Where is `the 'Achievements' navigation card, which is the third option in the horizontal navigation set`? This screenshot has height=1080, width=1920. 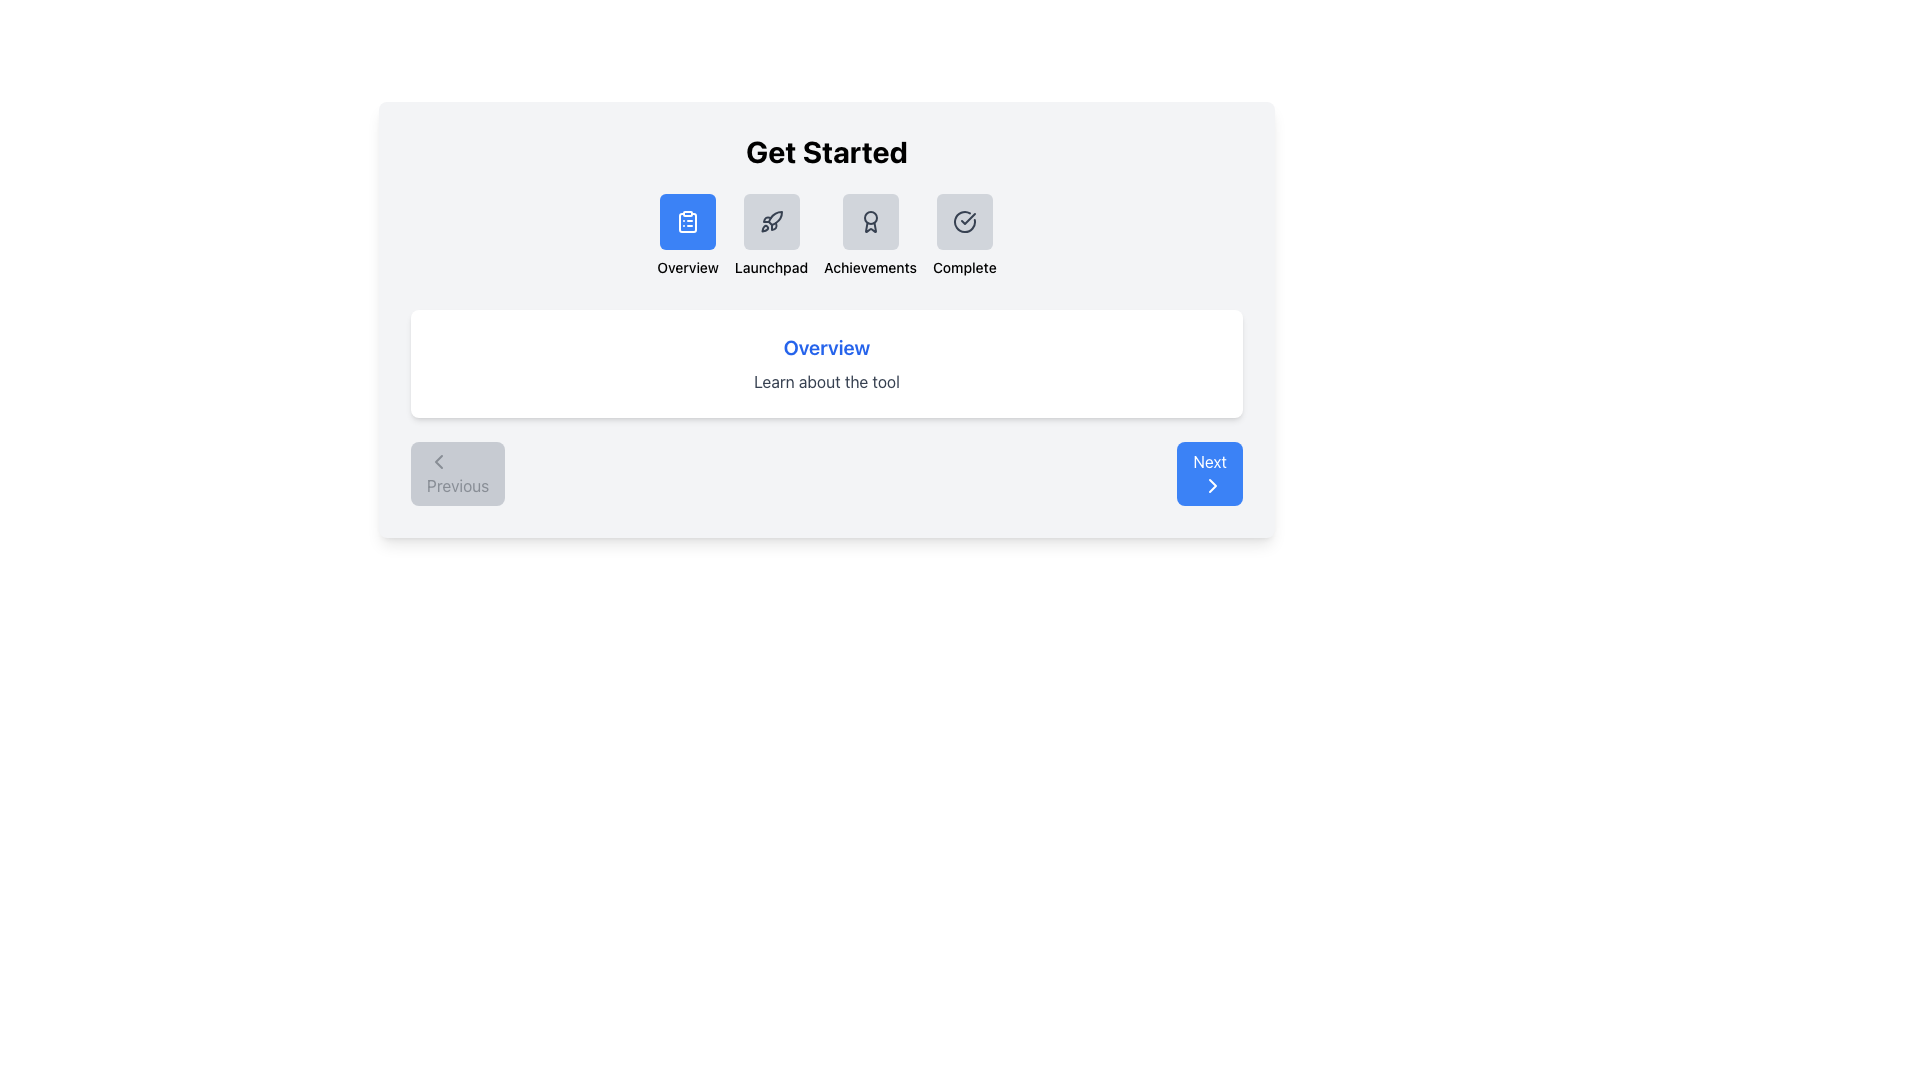
the 'Achievements' navigation card, which is the third option in the horizontal navigation set is located at coordinates (870, 234).